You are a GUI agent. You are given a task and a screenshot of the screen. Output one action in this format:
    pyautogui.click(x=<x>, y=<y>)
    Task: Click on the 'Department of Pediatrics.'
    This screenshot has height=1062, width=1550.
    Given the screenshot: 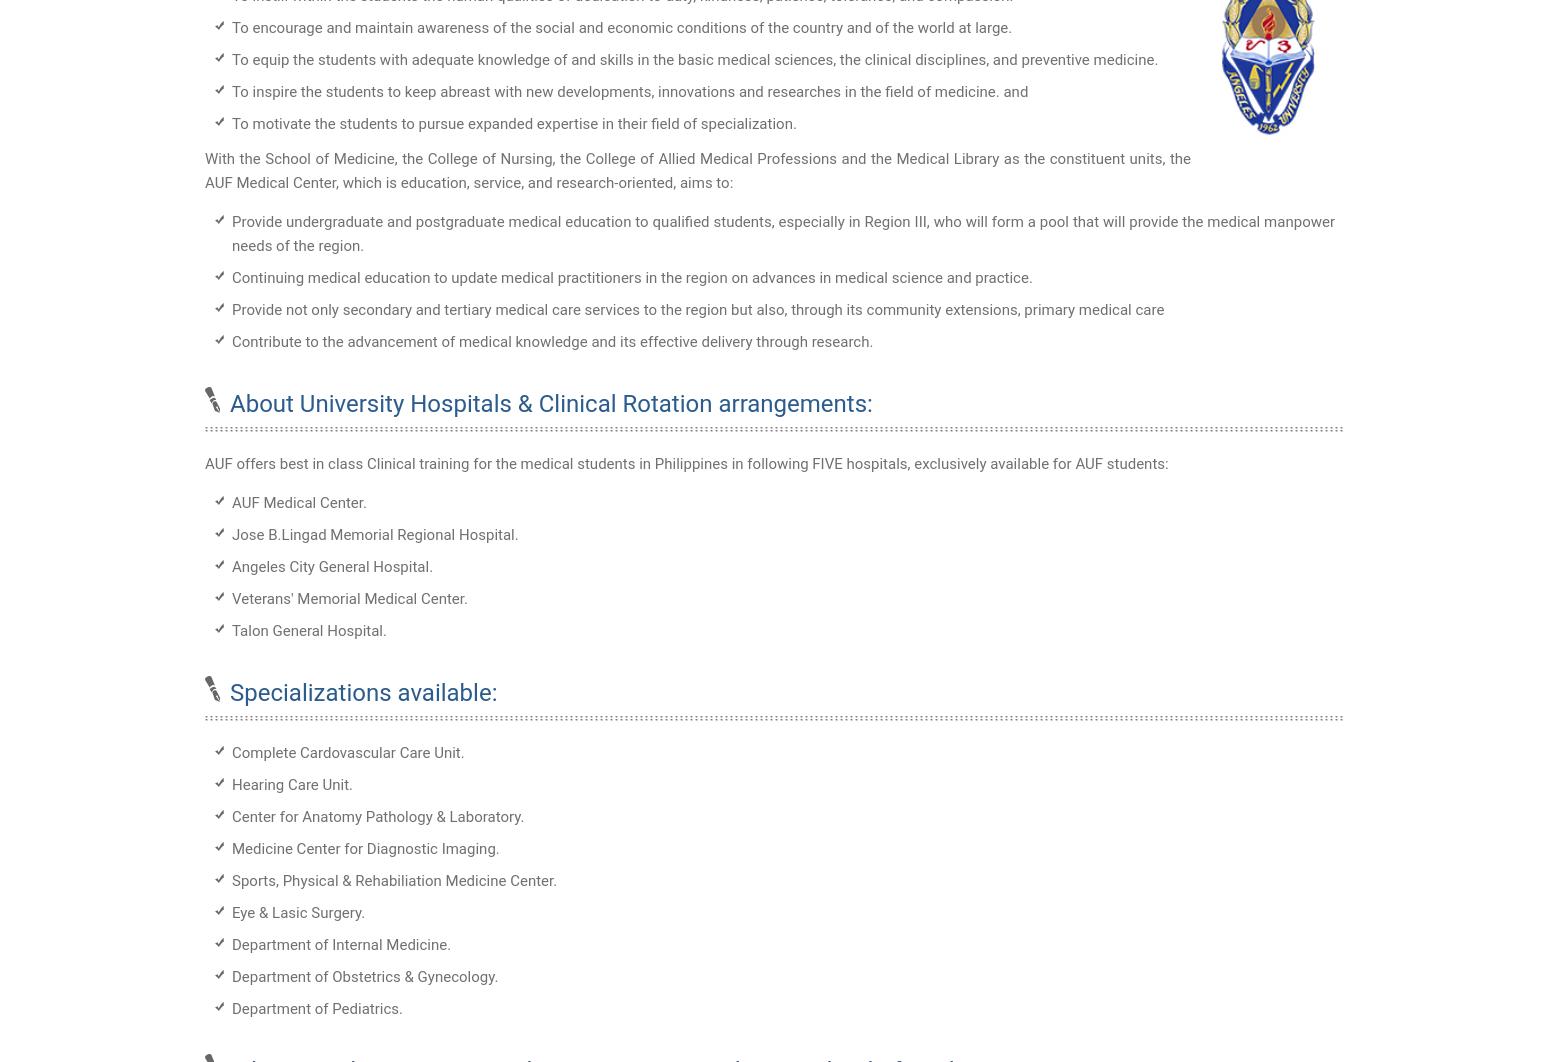 What is the action you would take?
    pyautogui.click(x=316, y=1008)
    